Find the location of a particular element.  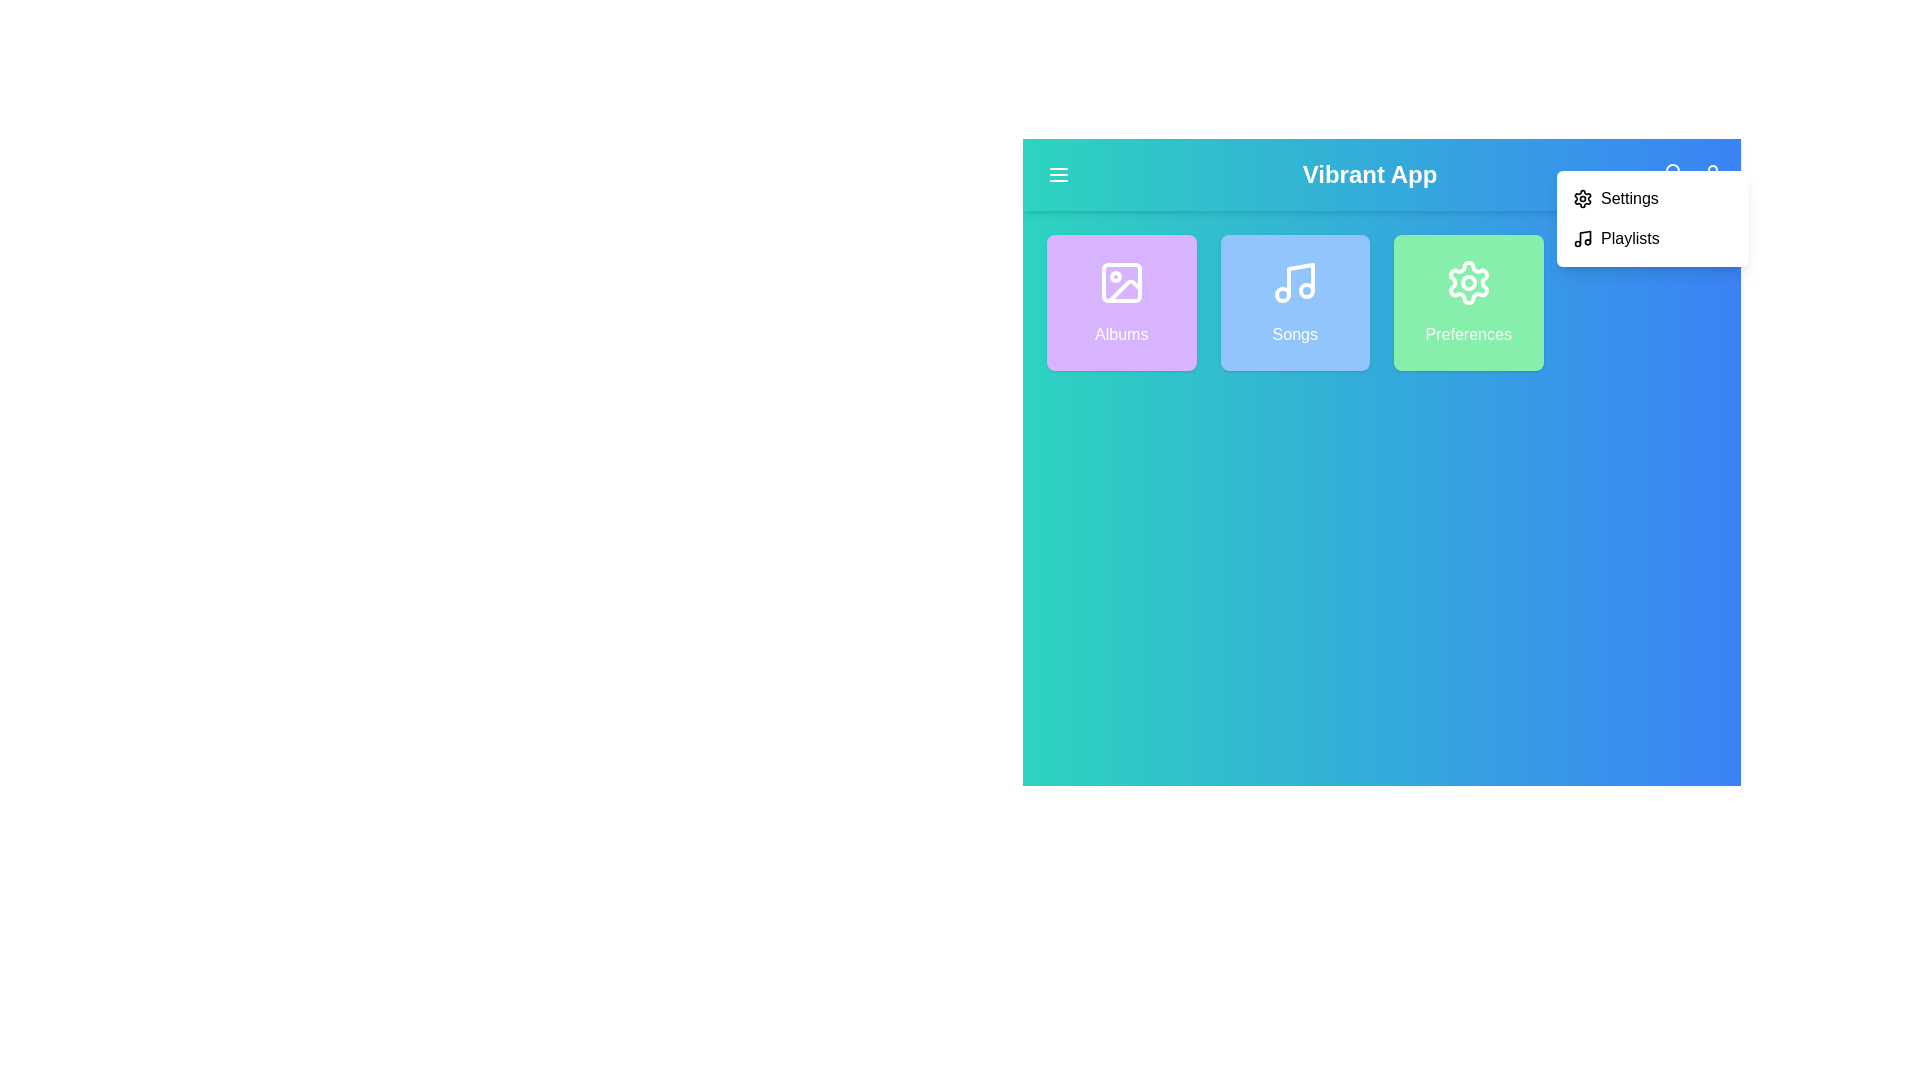

the menu button located at the top-left corner of the navigation bar is located at coordinates (1058, 173).